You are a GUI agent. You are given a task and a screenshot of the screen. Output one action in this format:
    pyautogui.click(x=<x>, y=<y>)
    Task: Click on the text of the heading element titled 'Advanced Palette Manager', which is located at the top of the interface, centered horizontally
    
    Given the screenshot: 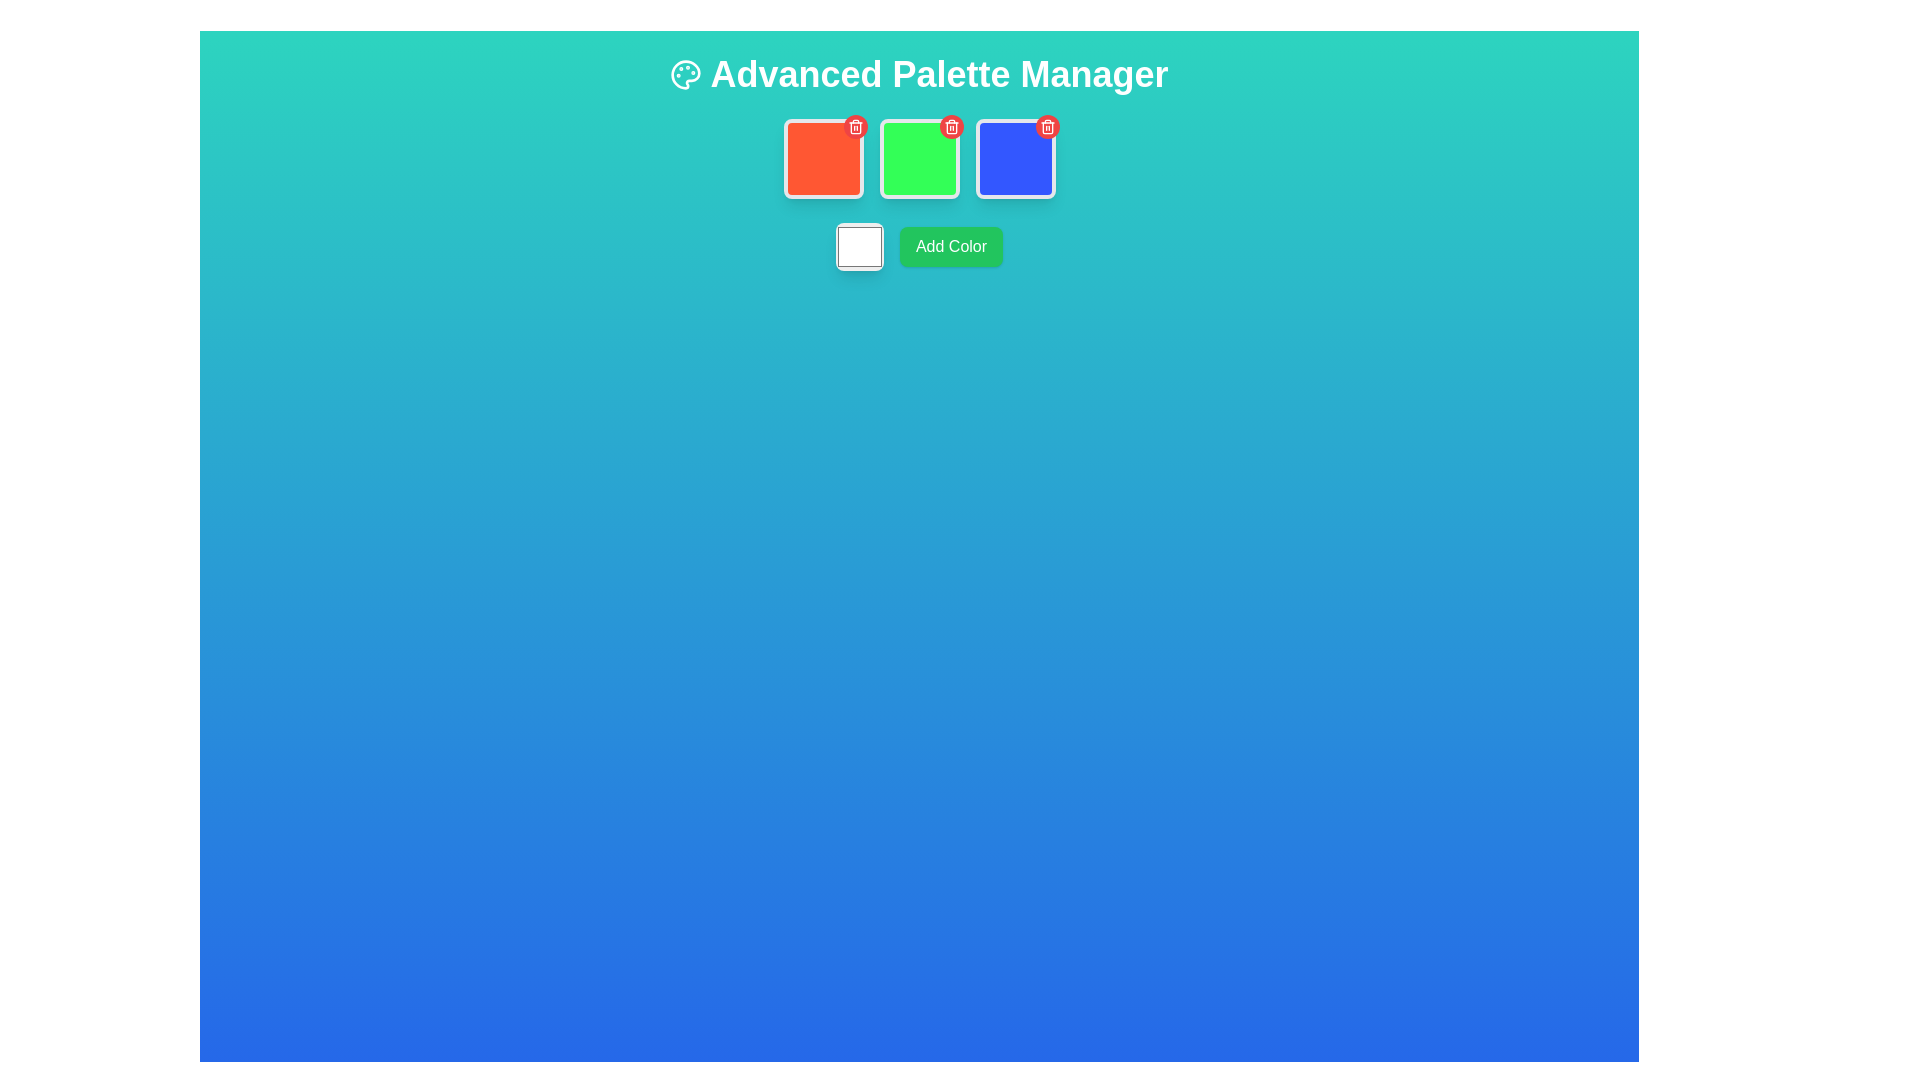 What is the action you would take?
    pyautogui.click(x=918, y=73)
    